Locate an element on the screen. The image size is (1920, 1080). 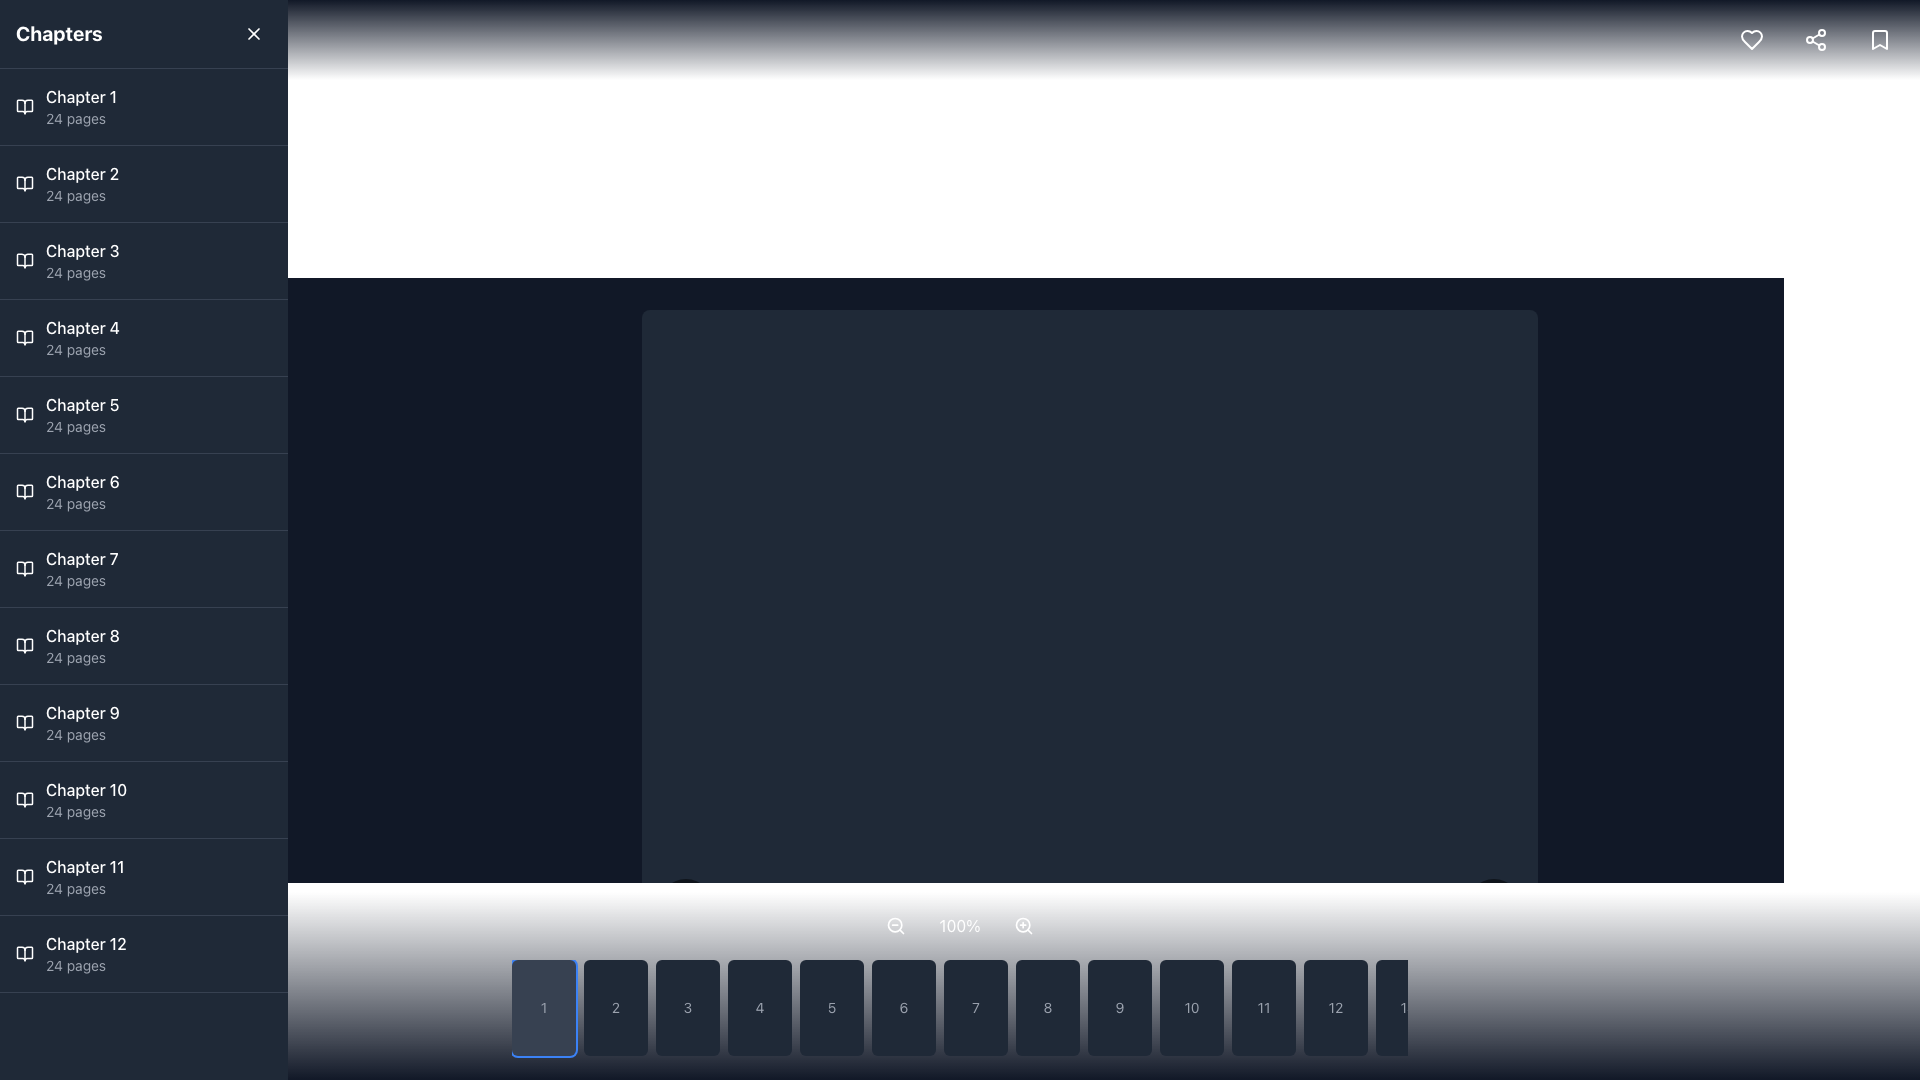
the text block displaying 'Chapter 3' and '24 pages' in the sidebar is located at coordinates (81, 260).